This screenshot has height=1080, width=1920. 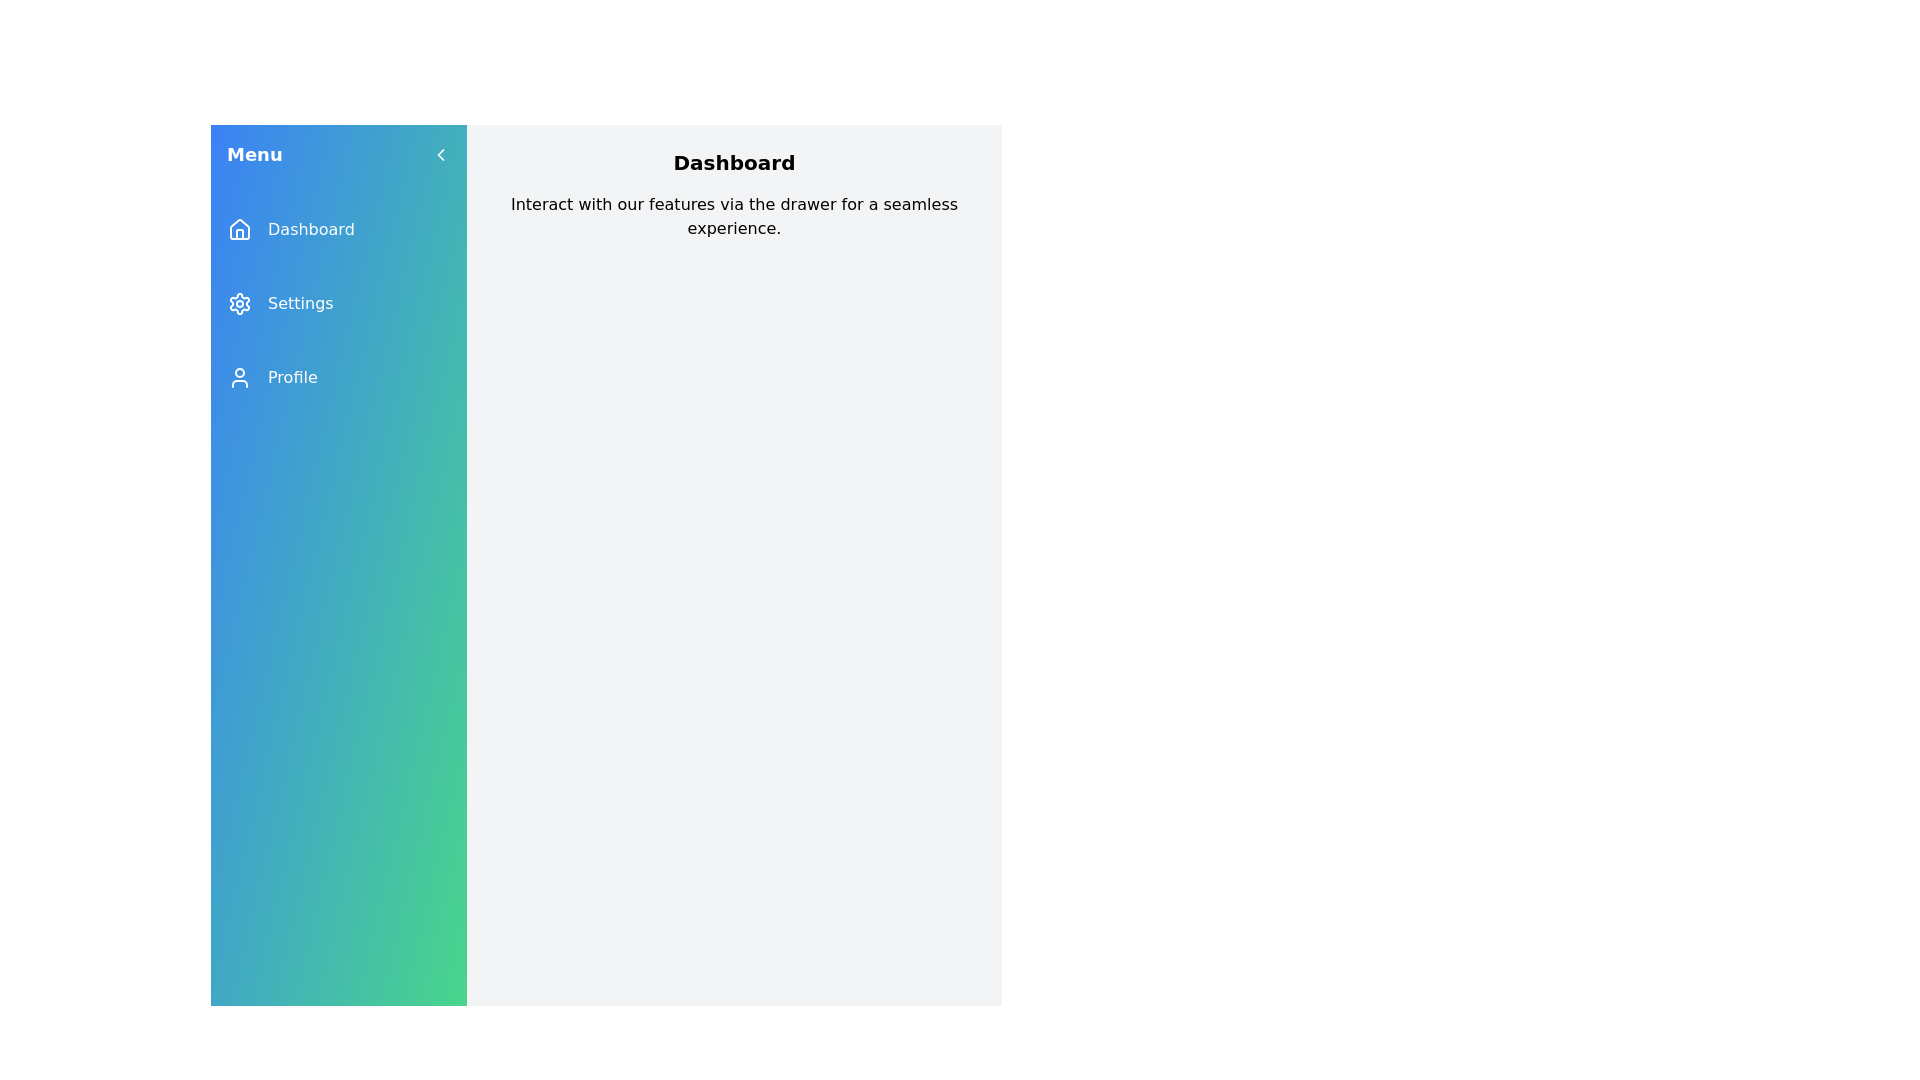 What do you see at coordinates (339, 229) in the screenshot?
I see `the menu item labeled Dashboard to observe visual feedback` at bounding box center [339, 229].